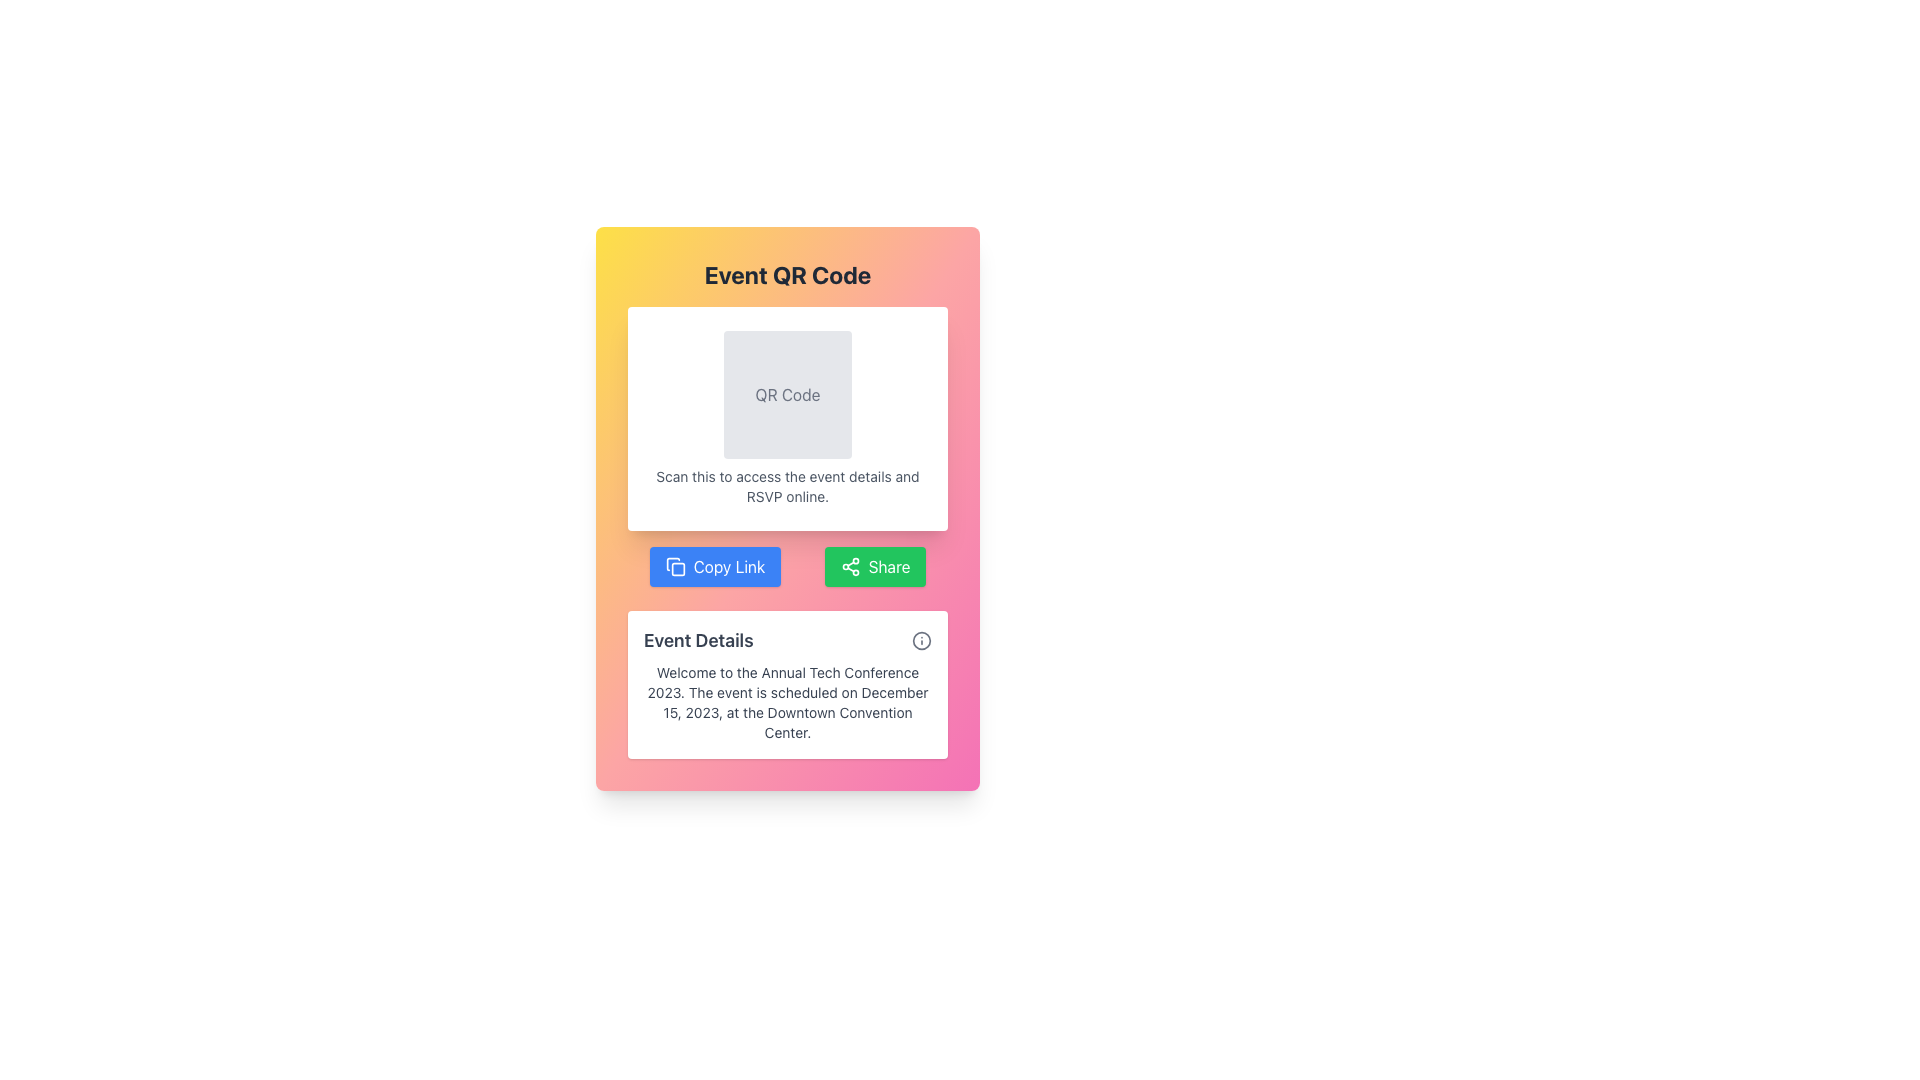 The image size is (1920, 1080). Describe the element at coordinates (786, 567) in the screenshot. I see `the 'Share' button in the button group located below the QR Code description and above the 'Event Details' section` at that location.